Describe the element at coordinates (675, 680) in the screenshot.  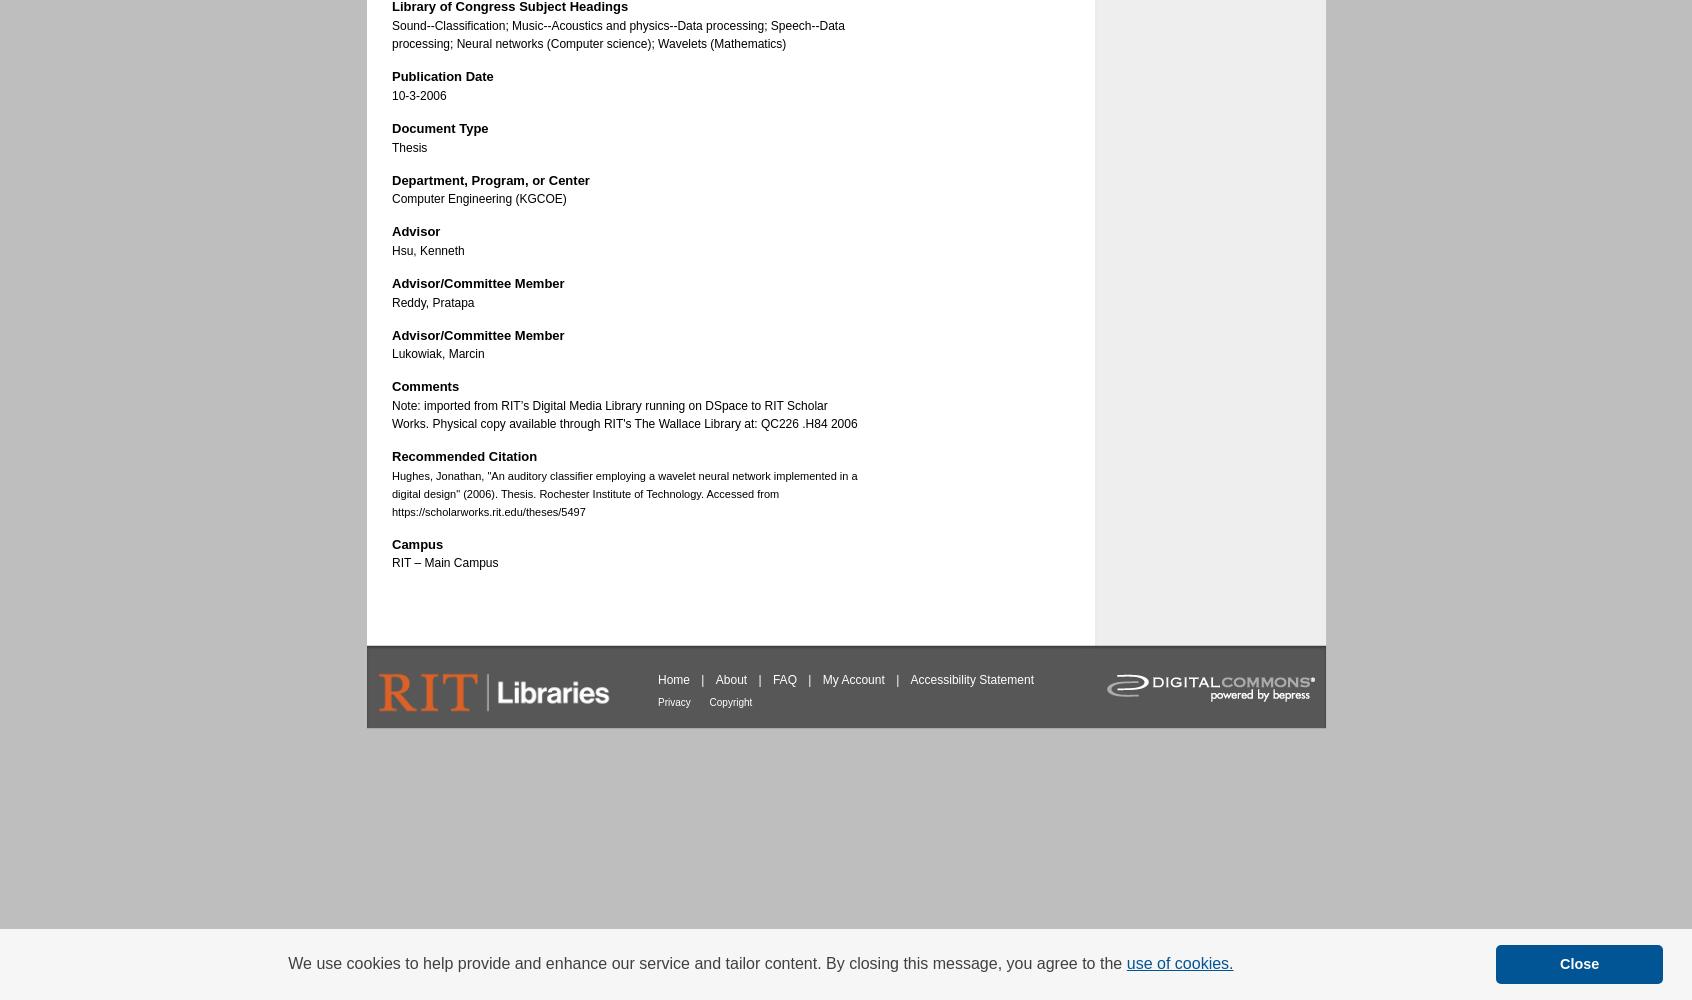
I see `'Home'` at that location.